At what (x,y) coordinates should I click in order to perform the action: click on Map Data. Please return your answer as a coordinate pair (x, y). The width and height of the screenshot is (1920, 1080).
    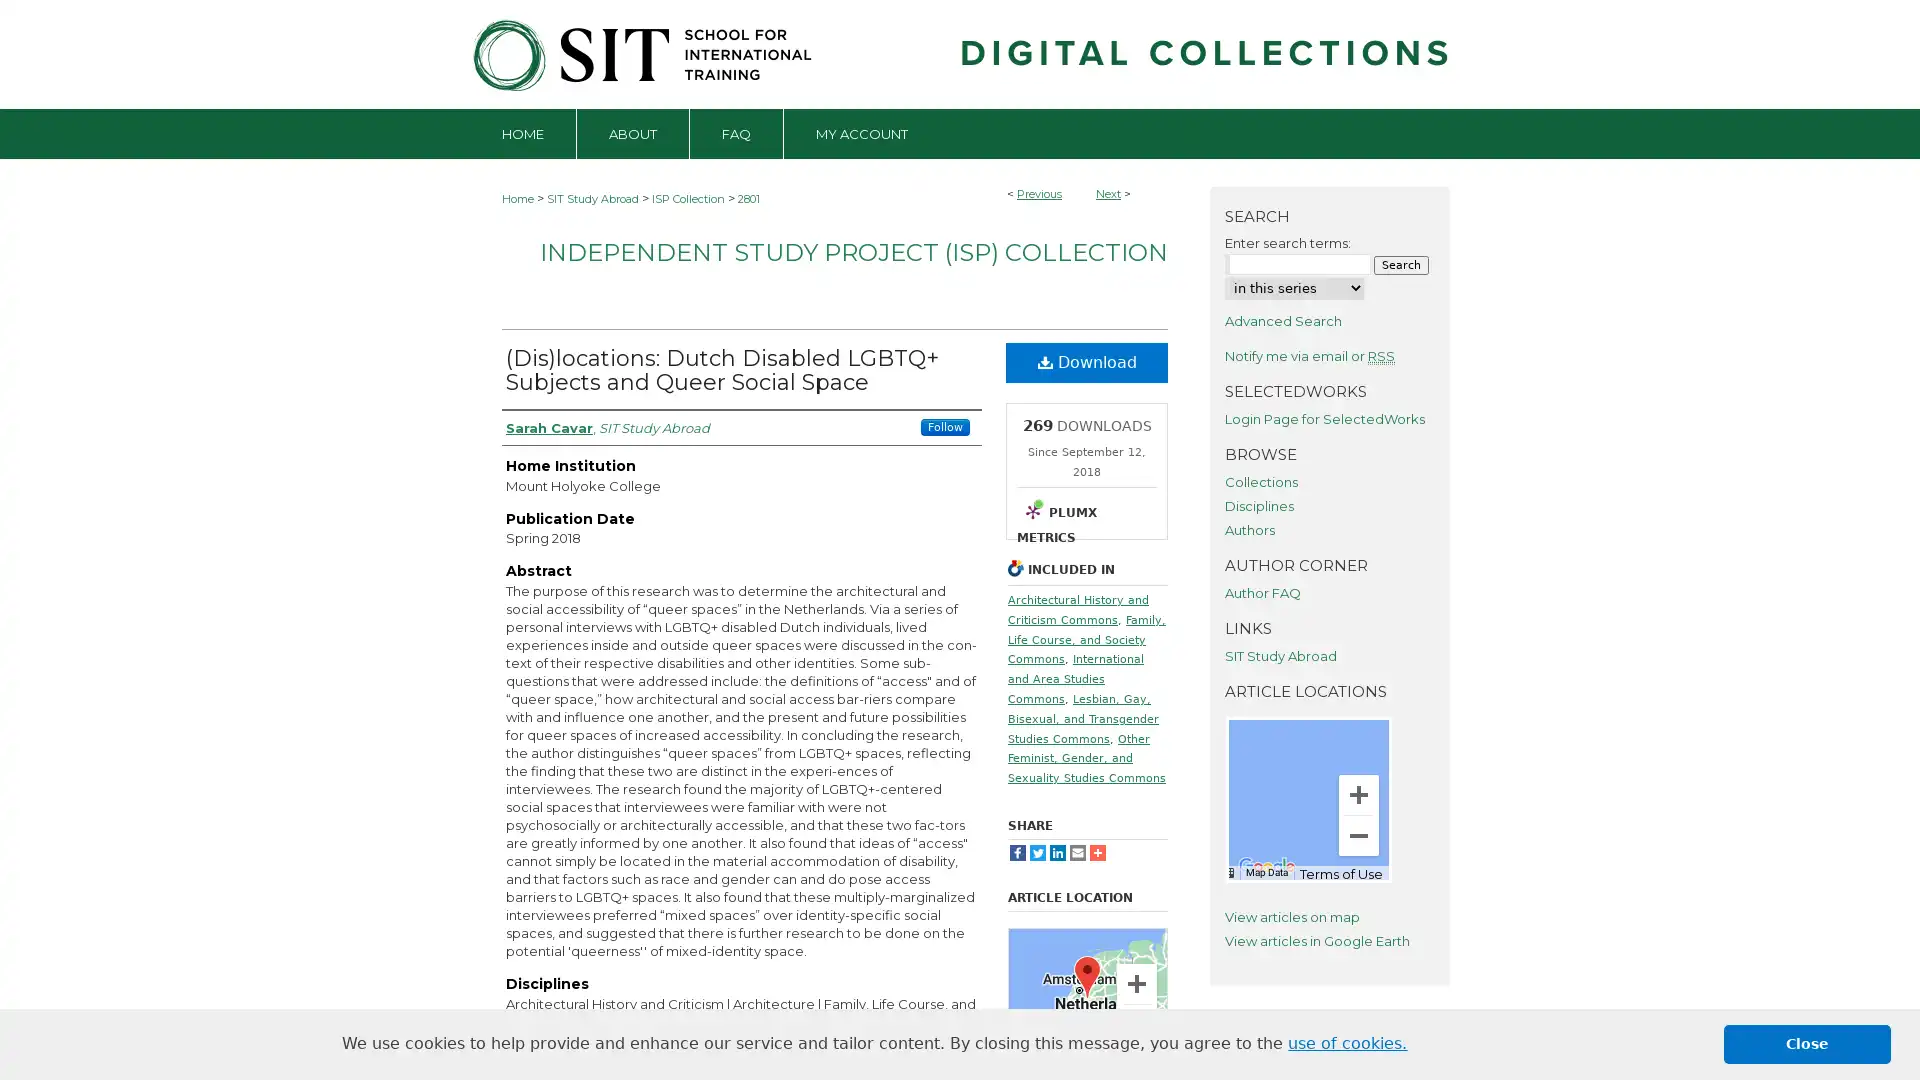
    Looking at the image, I should click on (1069, 1060).